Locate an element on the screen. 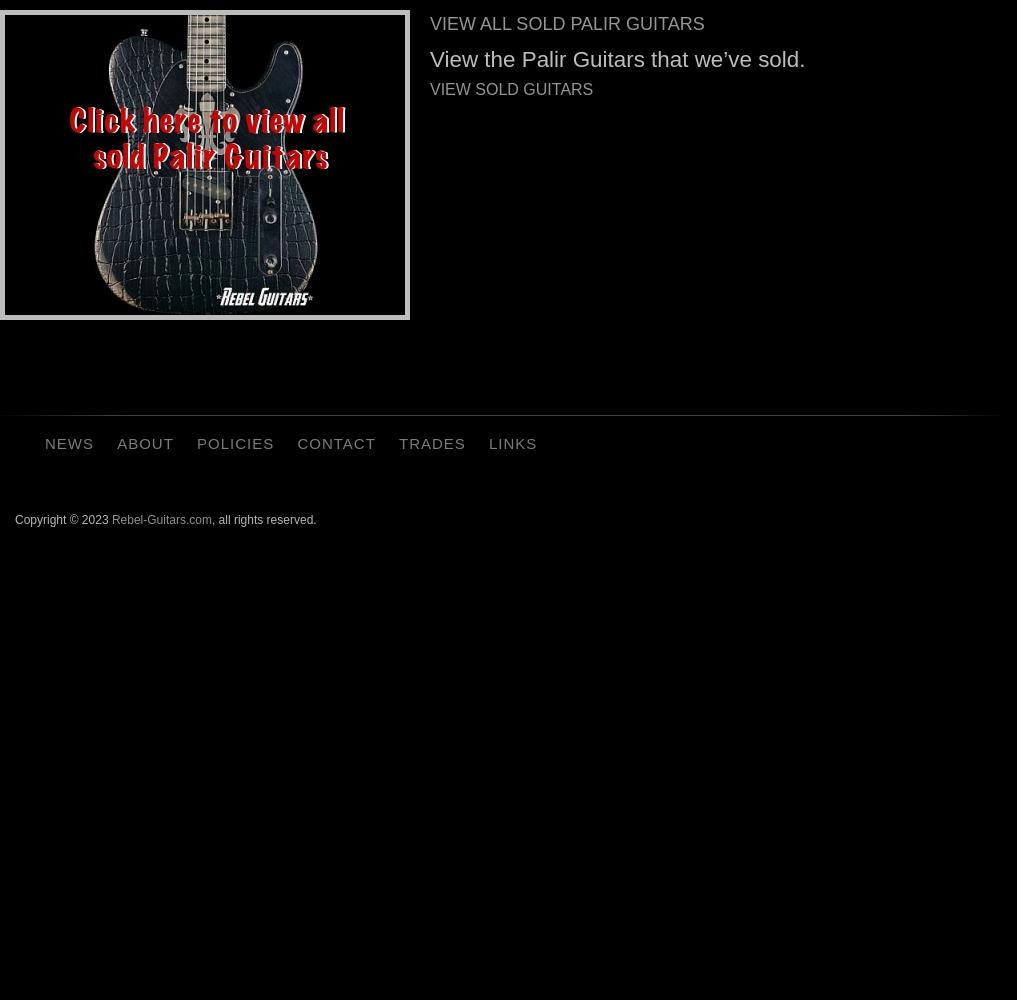  'News' is located at coordinates (69, 442).